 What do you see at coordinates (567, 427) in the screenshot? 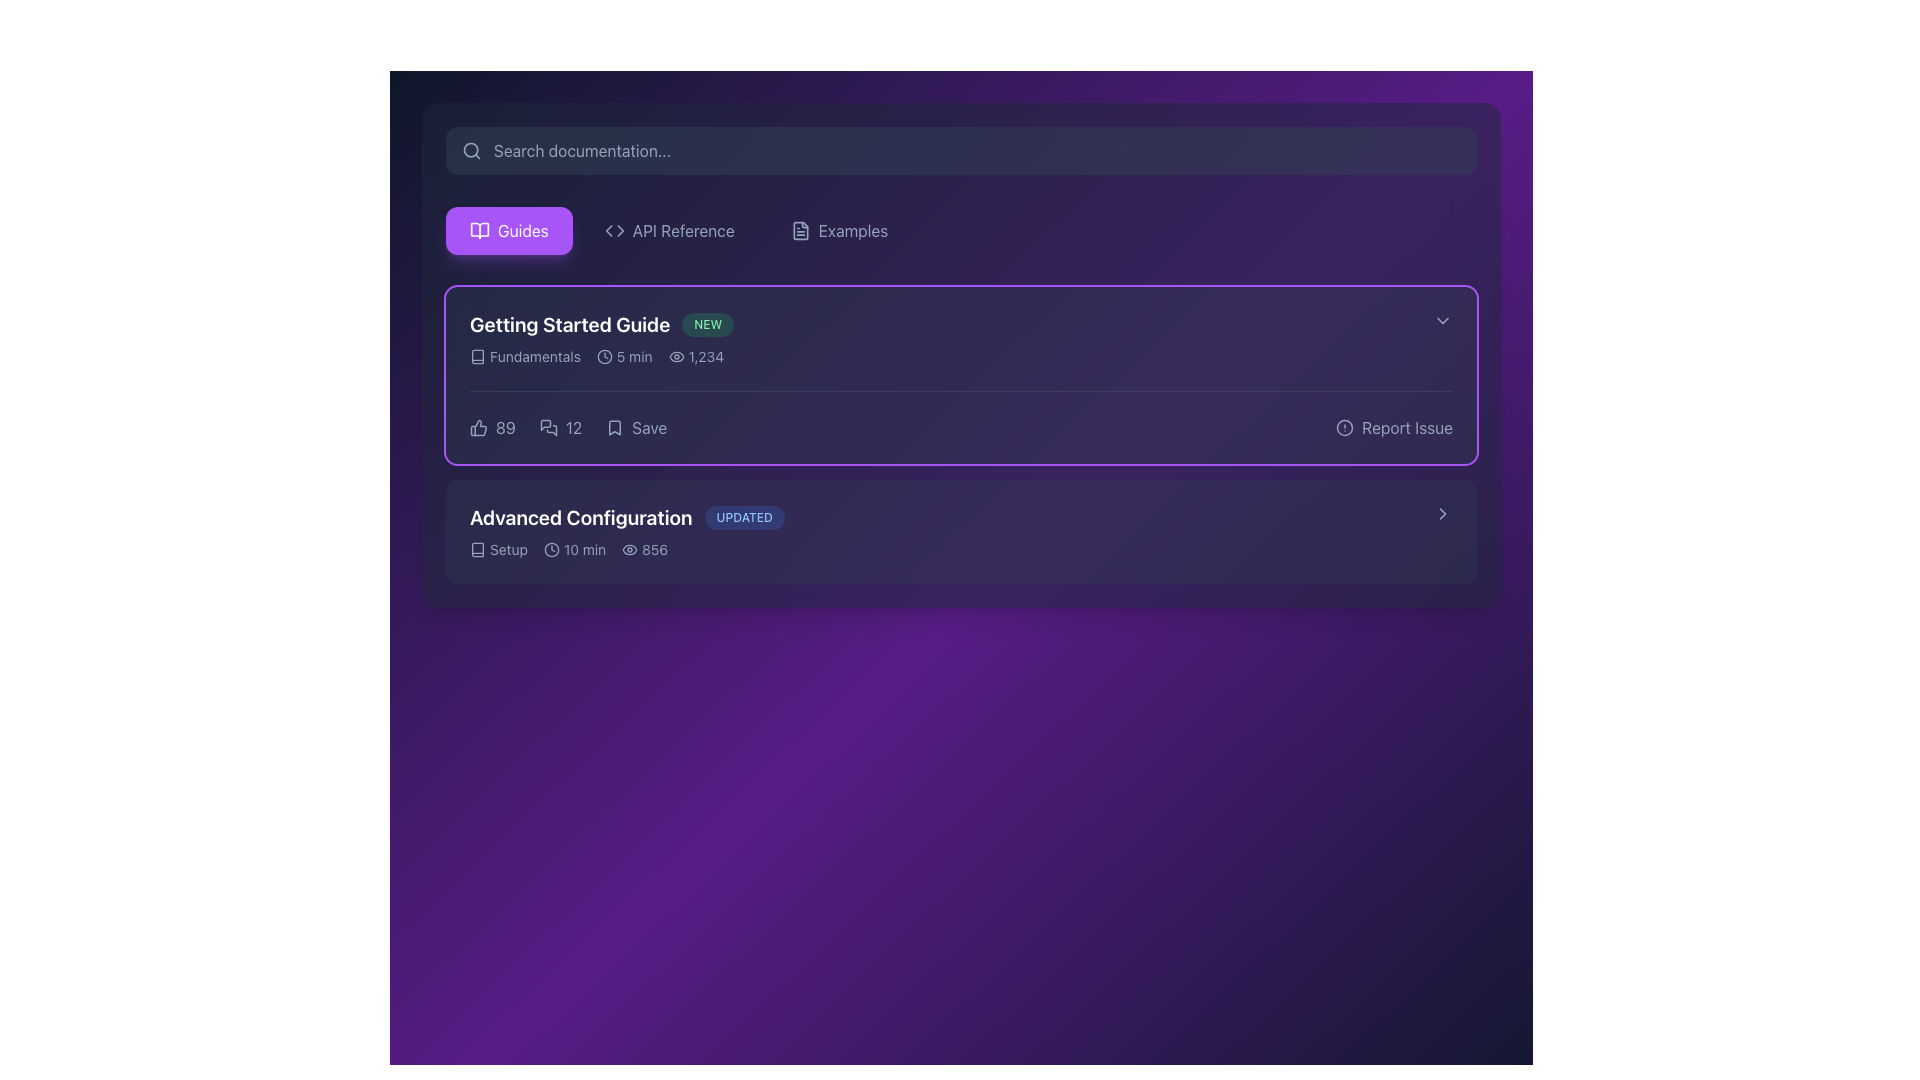
I see `the speech bubble icon in the horizontal group of interactive feedback options located near the bottom-left of the 'Getting Started Guide' card` at bounding box center [567, 427].